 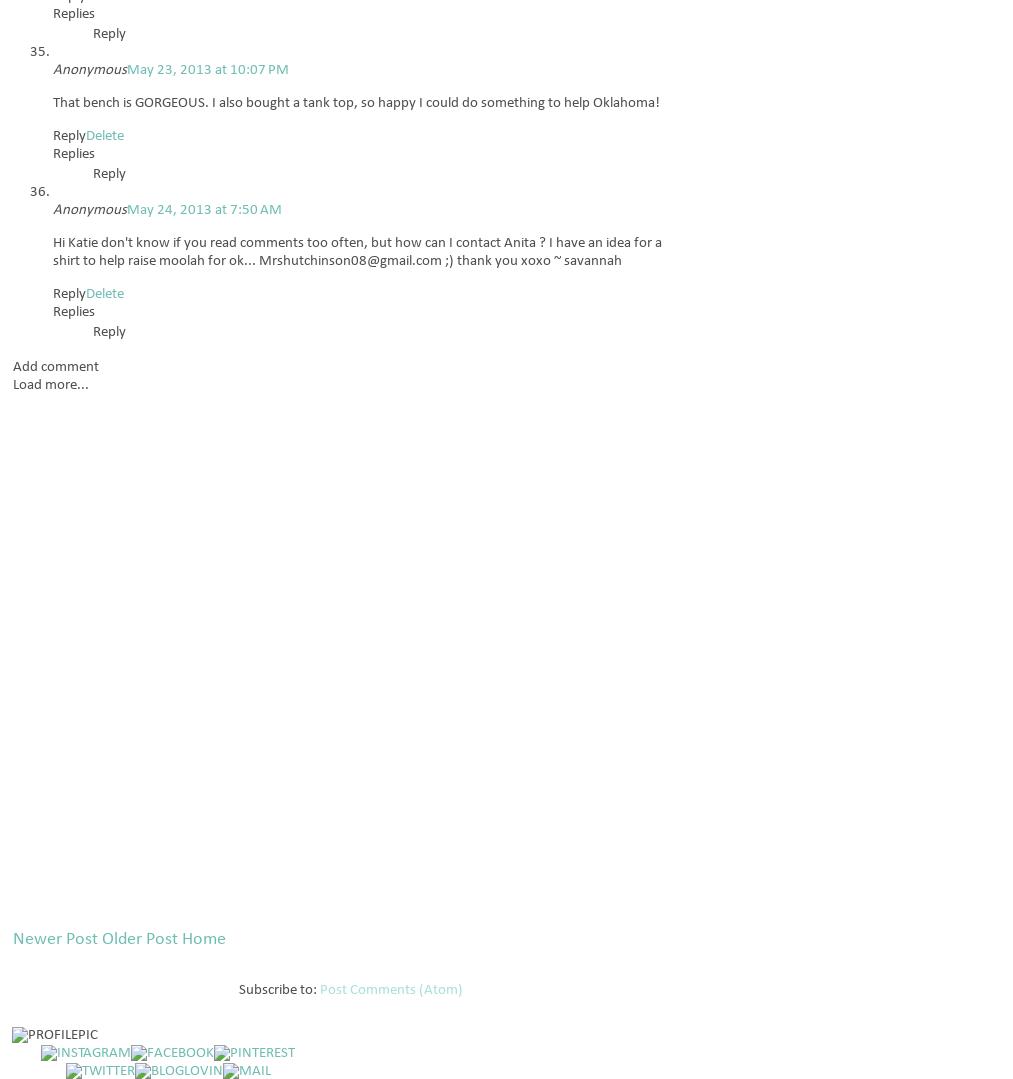 What do you see at coordinates (390, 989) in the screenshot?
I see `'Post Comments (Atom)'` at bounding box center [390, 989].